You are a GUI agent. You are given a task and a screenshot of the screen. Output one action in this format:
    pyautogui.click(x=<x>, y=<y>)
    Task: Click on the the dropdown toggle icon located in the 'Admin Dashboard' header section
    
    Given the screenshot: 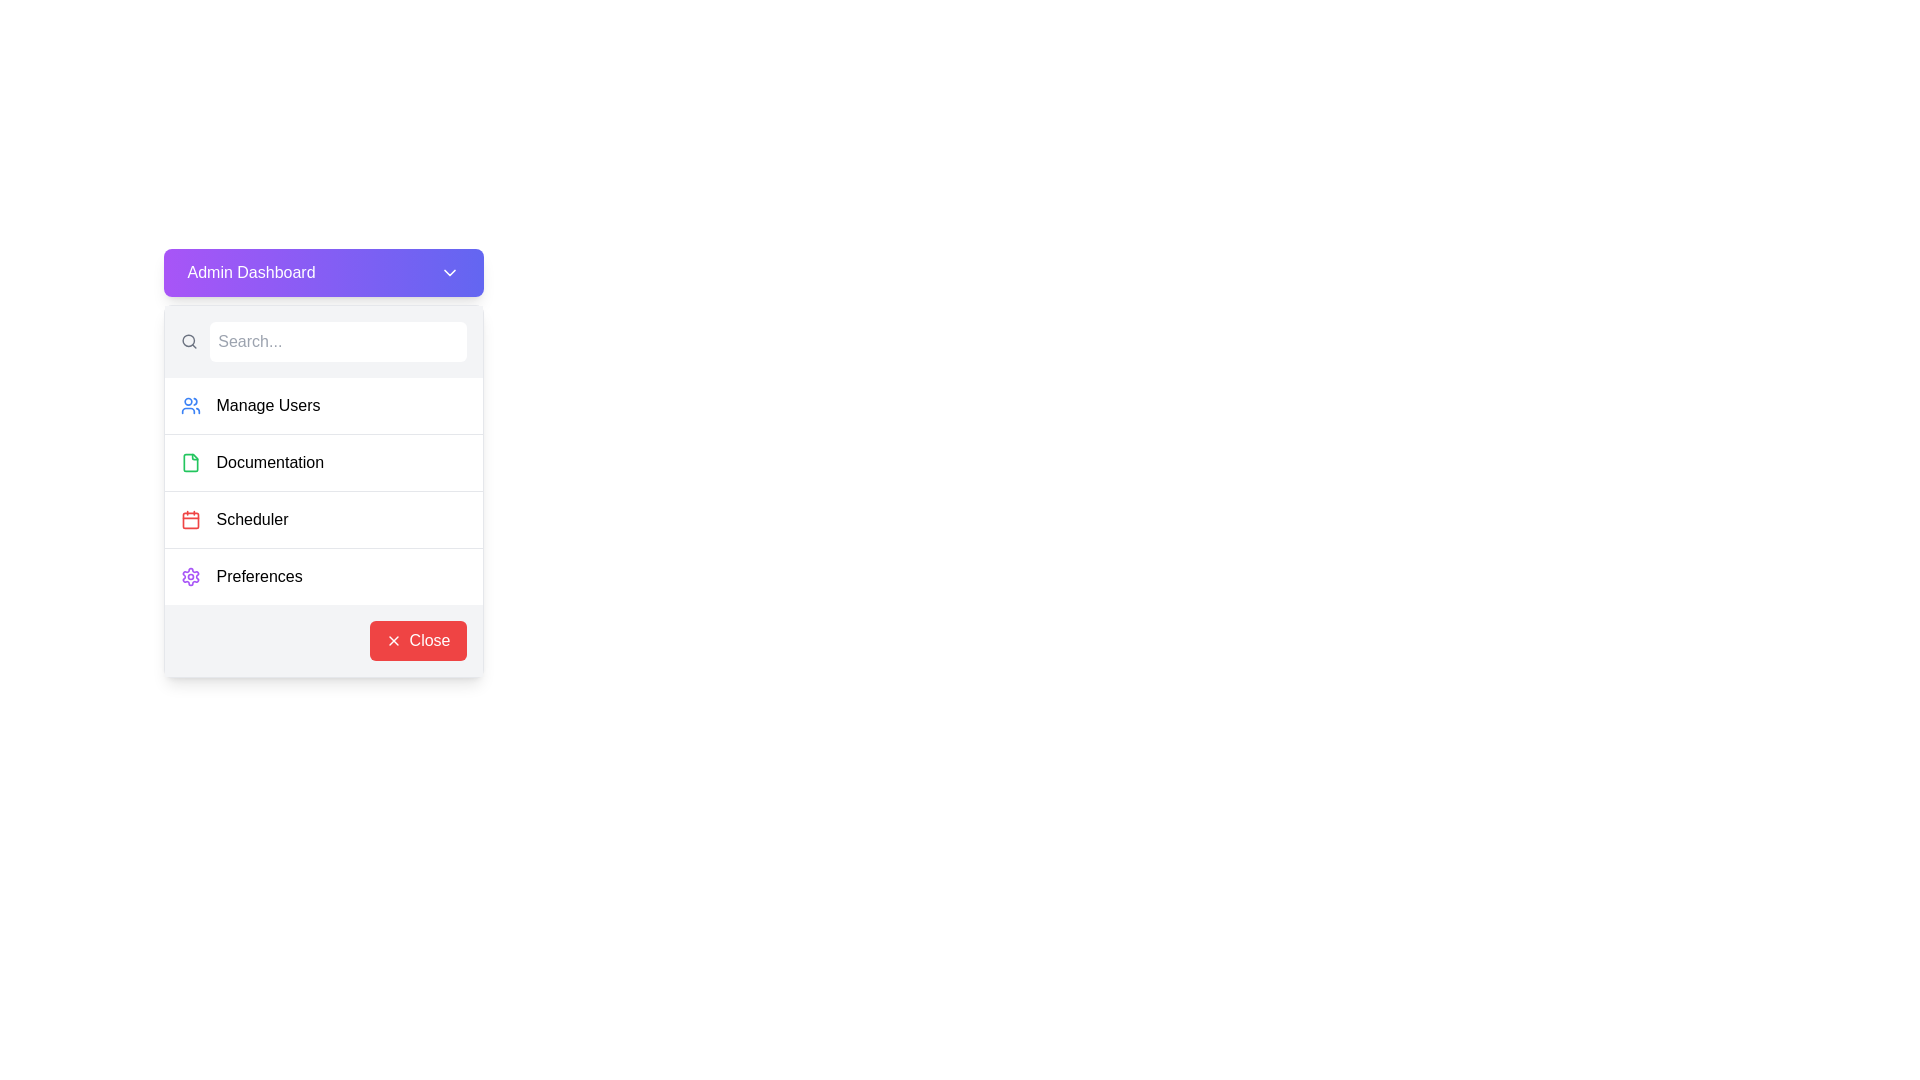 What is the action you would take?
    pyautogui.click(x=448, y=273)
    